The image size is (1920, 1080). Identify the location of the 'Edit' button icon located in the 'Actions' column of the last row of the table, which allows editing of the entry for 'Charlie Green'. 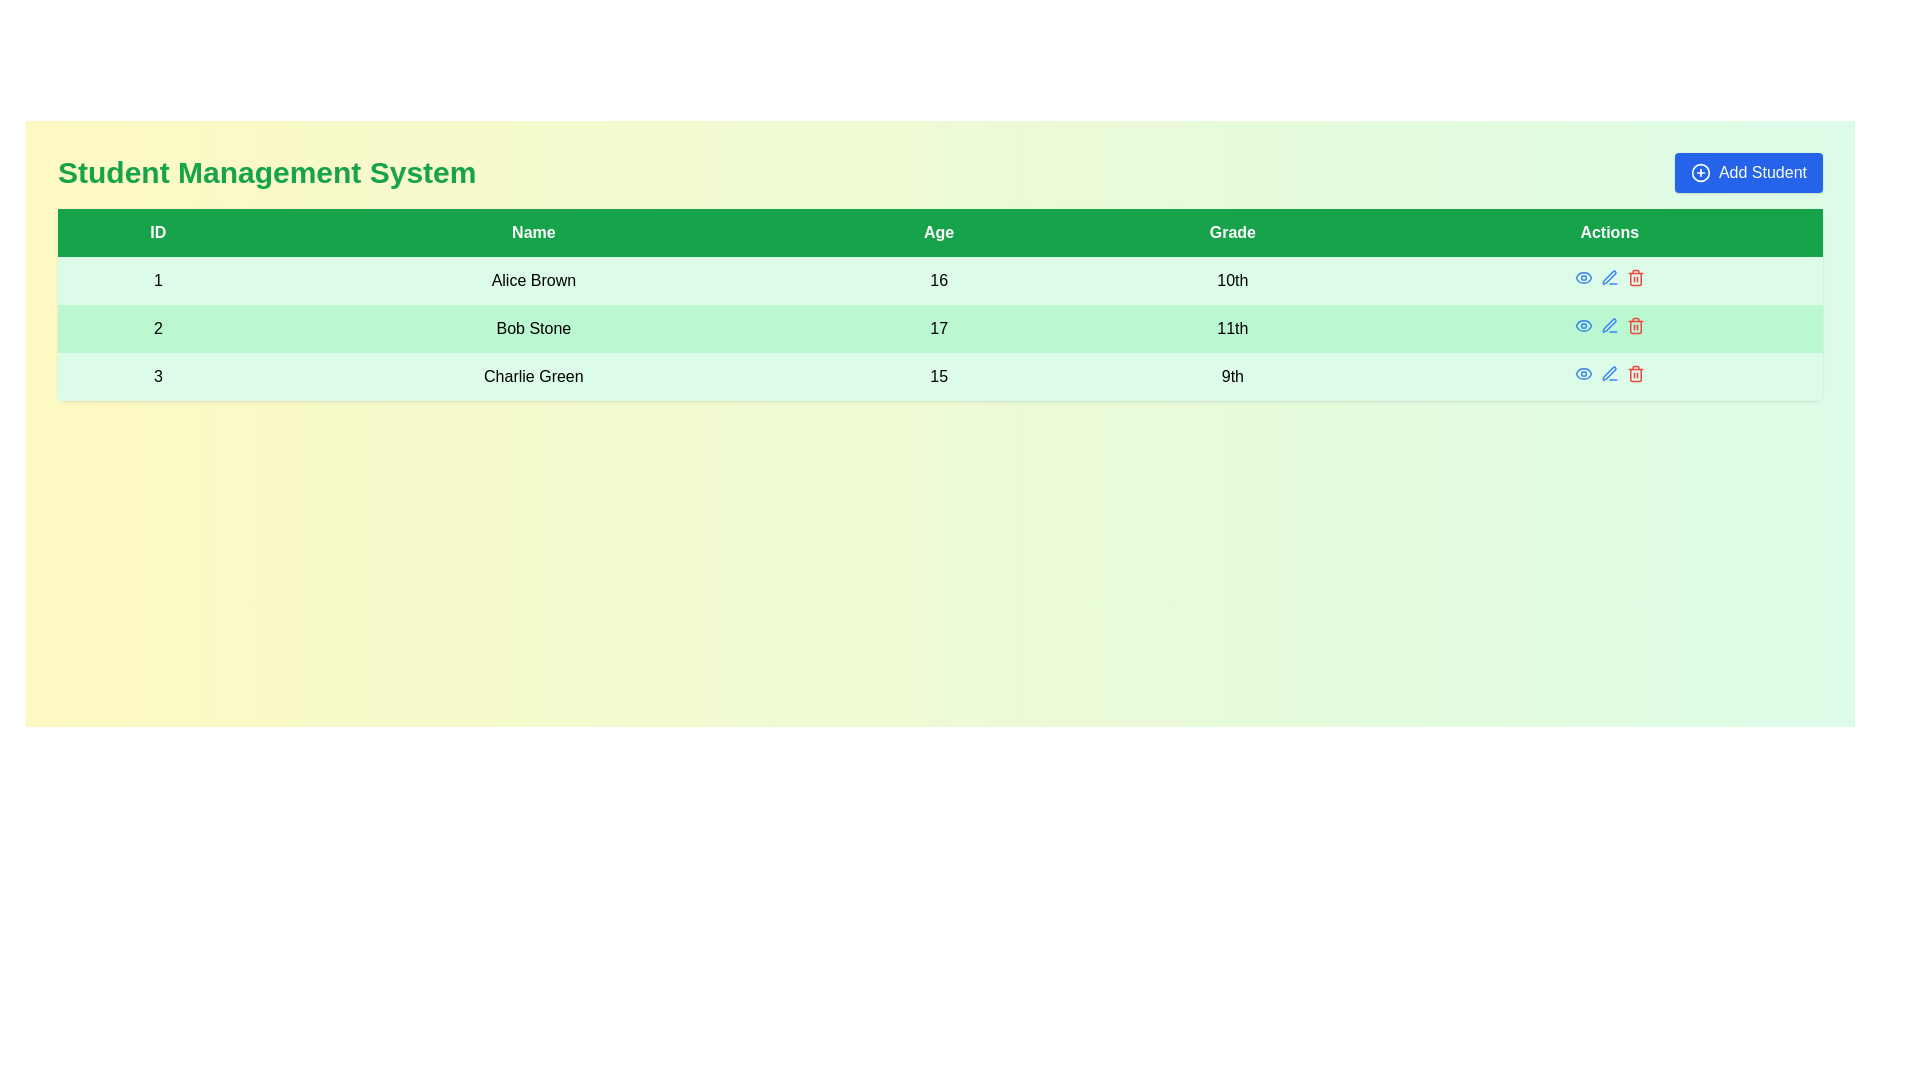
(1609, 374).